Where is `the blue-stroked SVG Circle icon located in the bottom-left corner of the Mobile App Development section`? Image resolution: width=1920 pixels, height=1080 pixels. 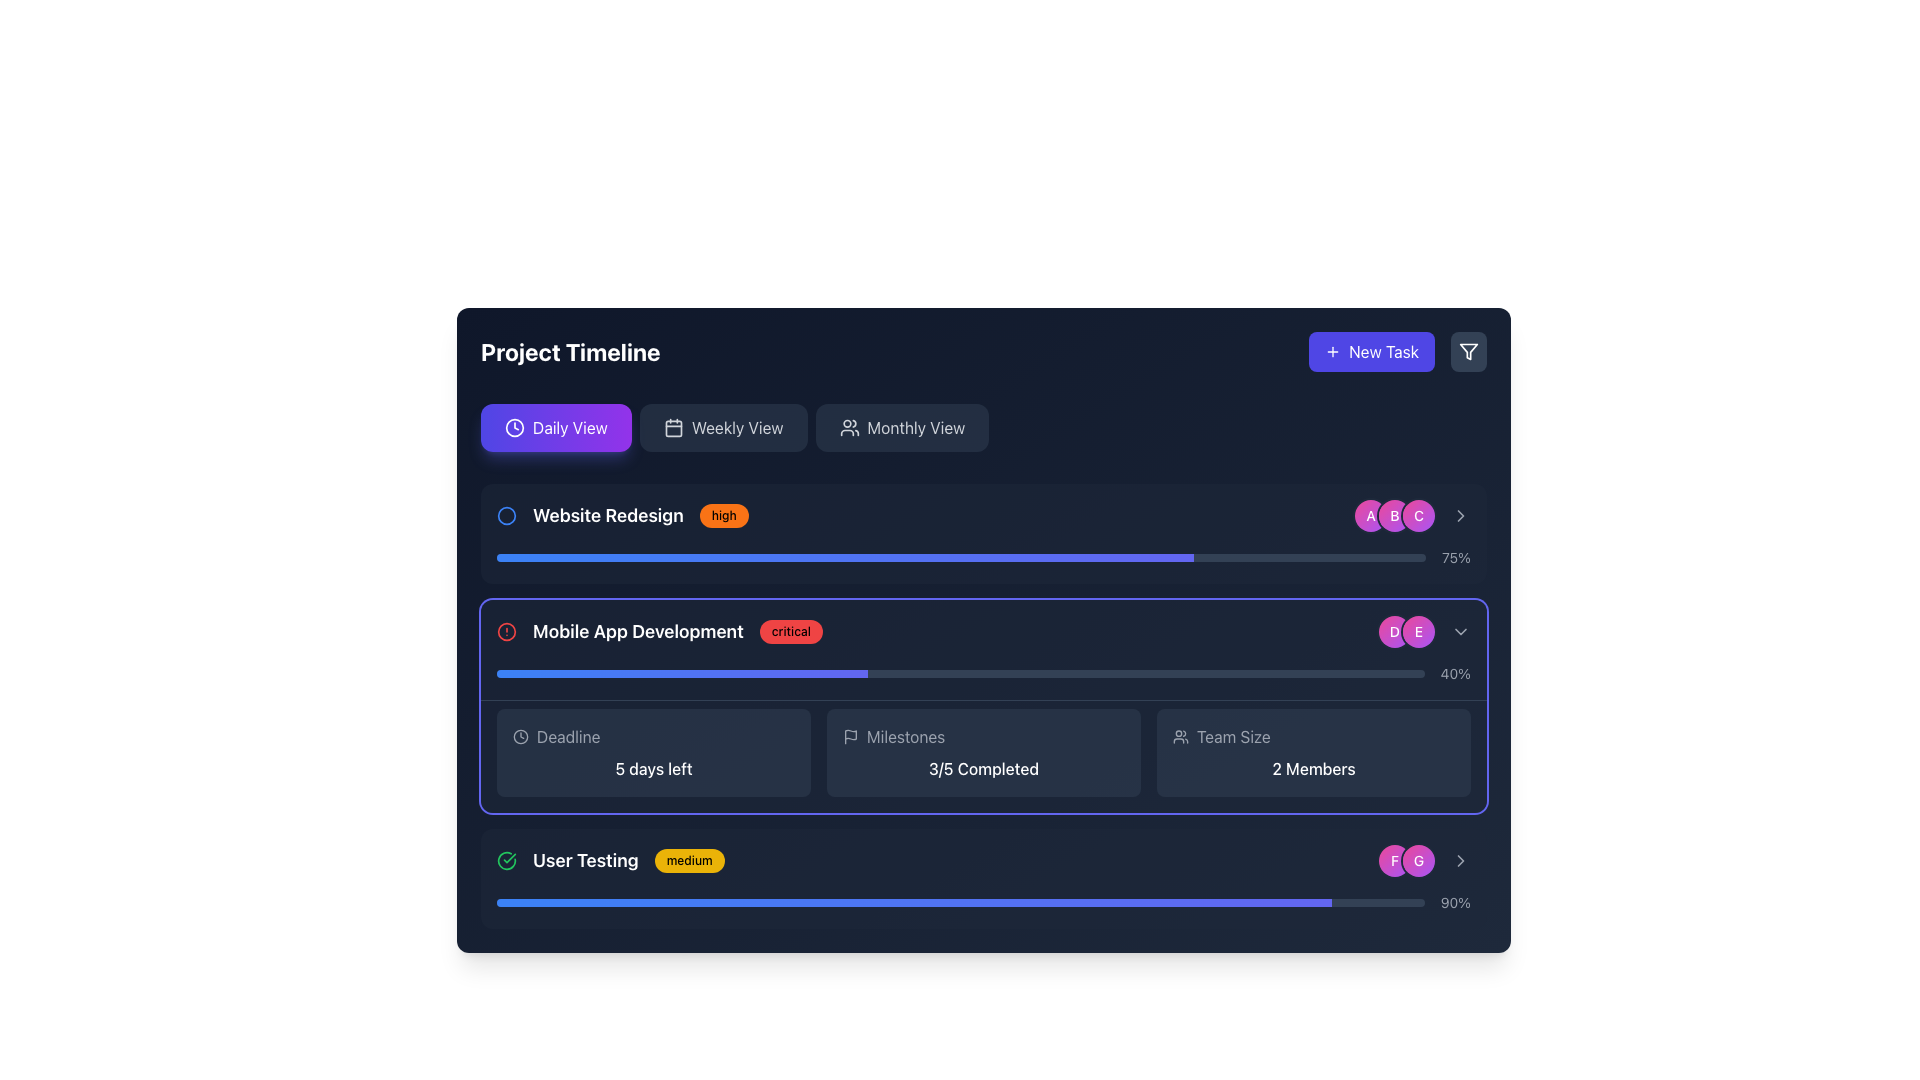
the blue-stroked SVG Circle icon located in the bottom-left corner of the Mobile App Development section is located at coordinates (507, 515).